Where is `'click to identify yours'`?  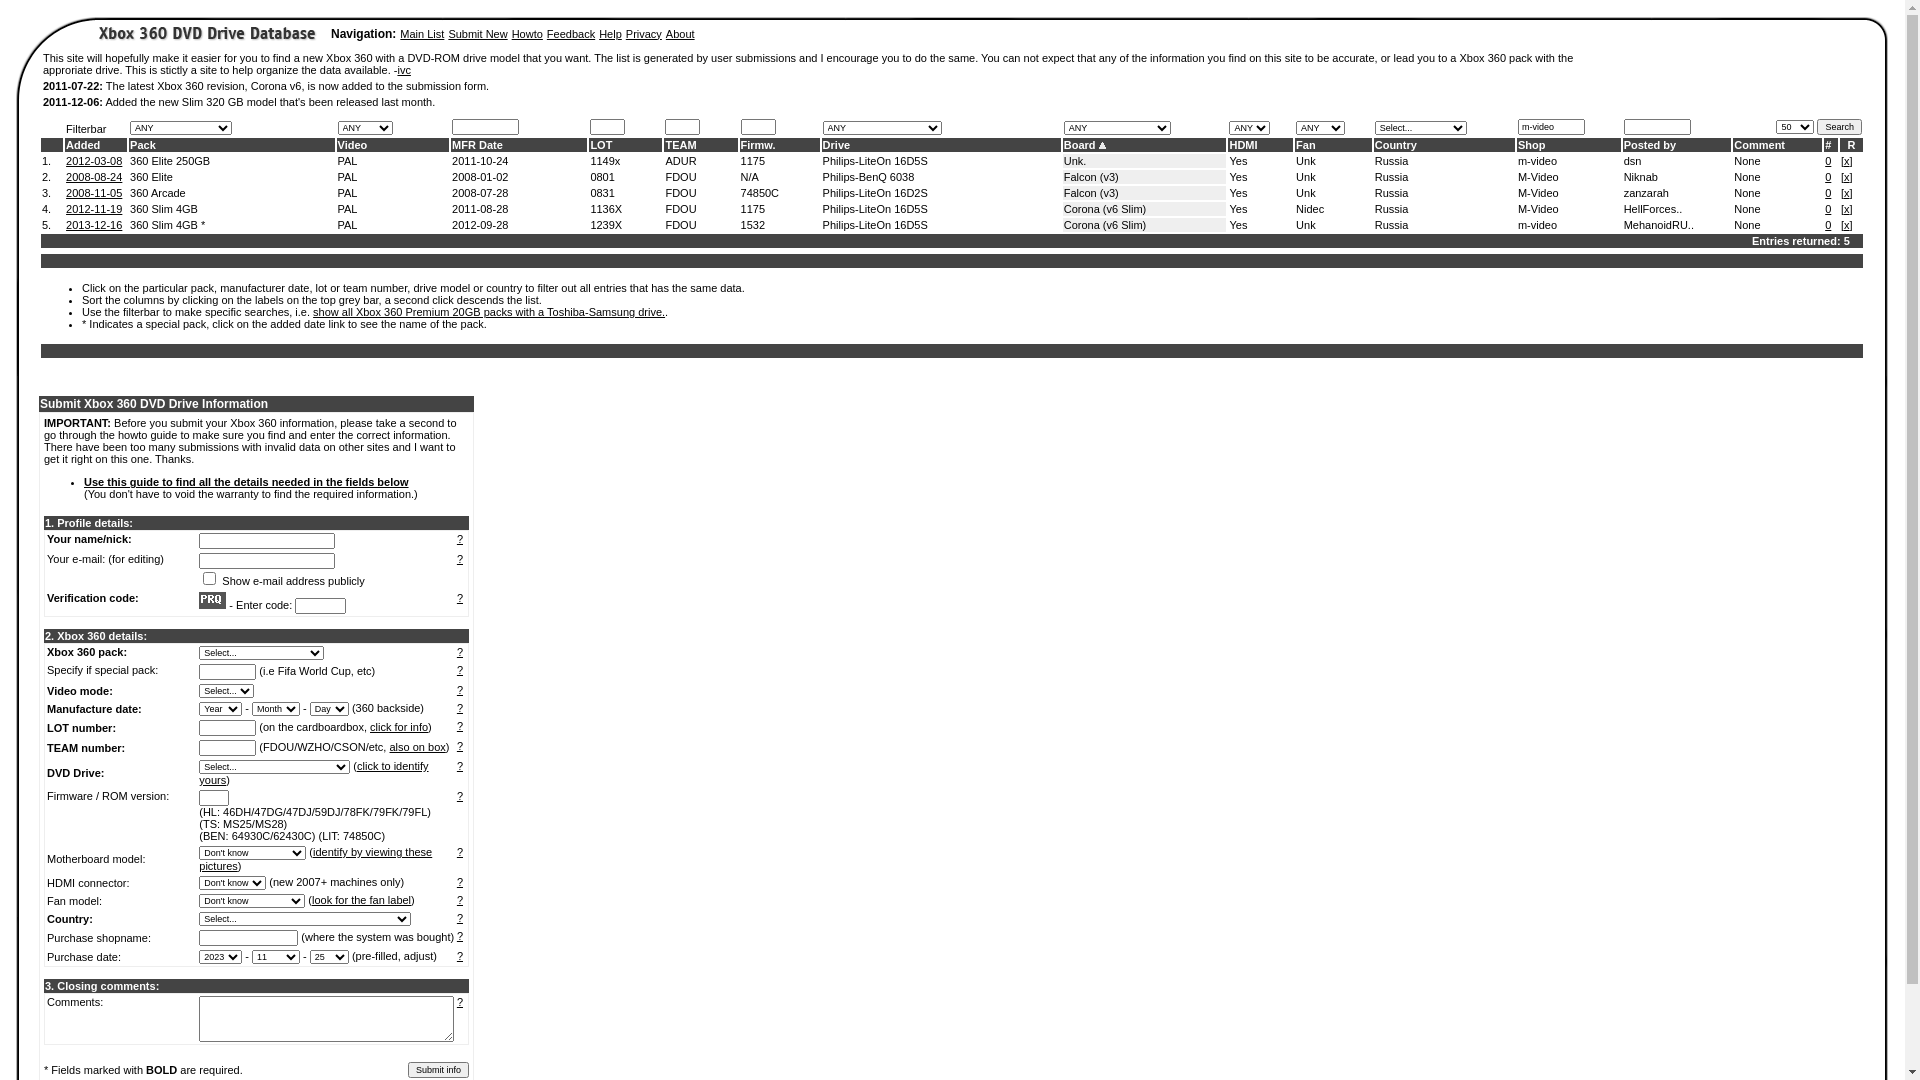
'click to identify yours' is located at coordinates (312, 771).